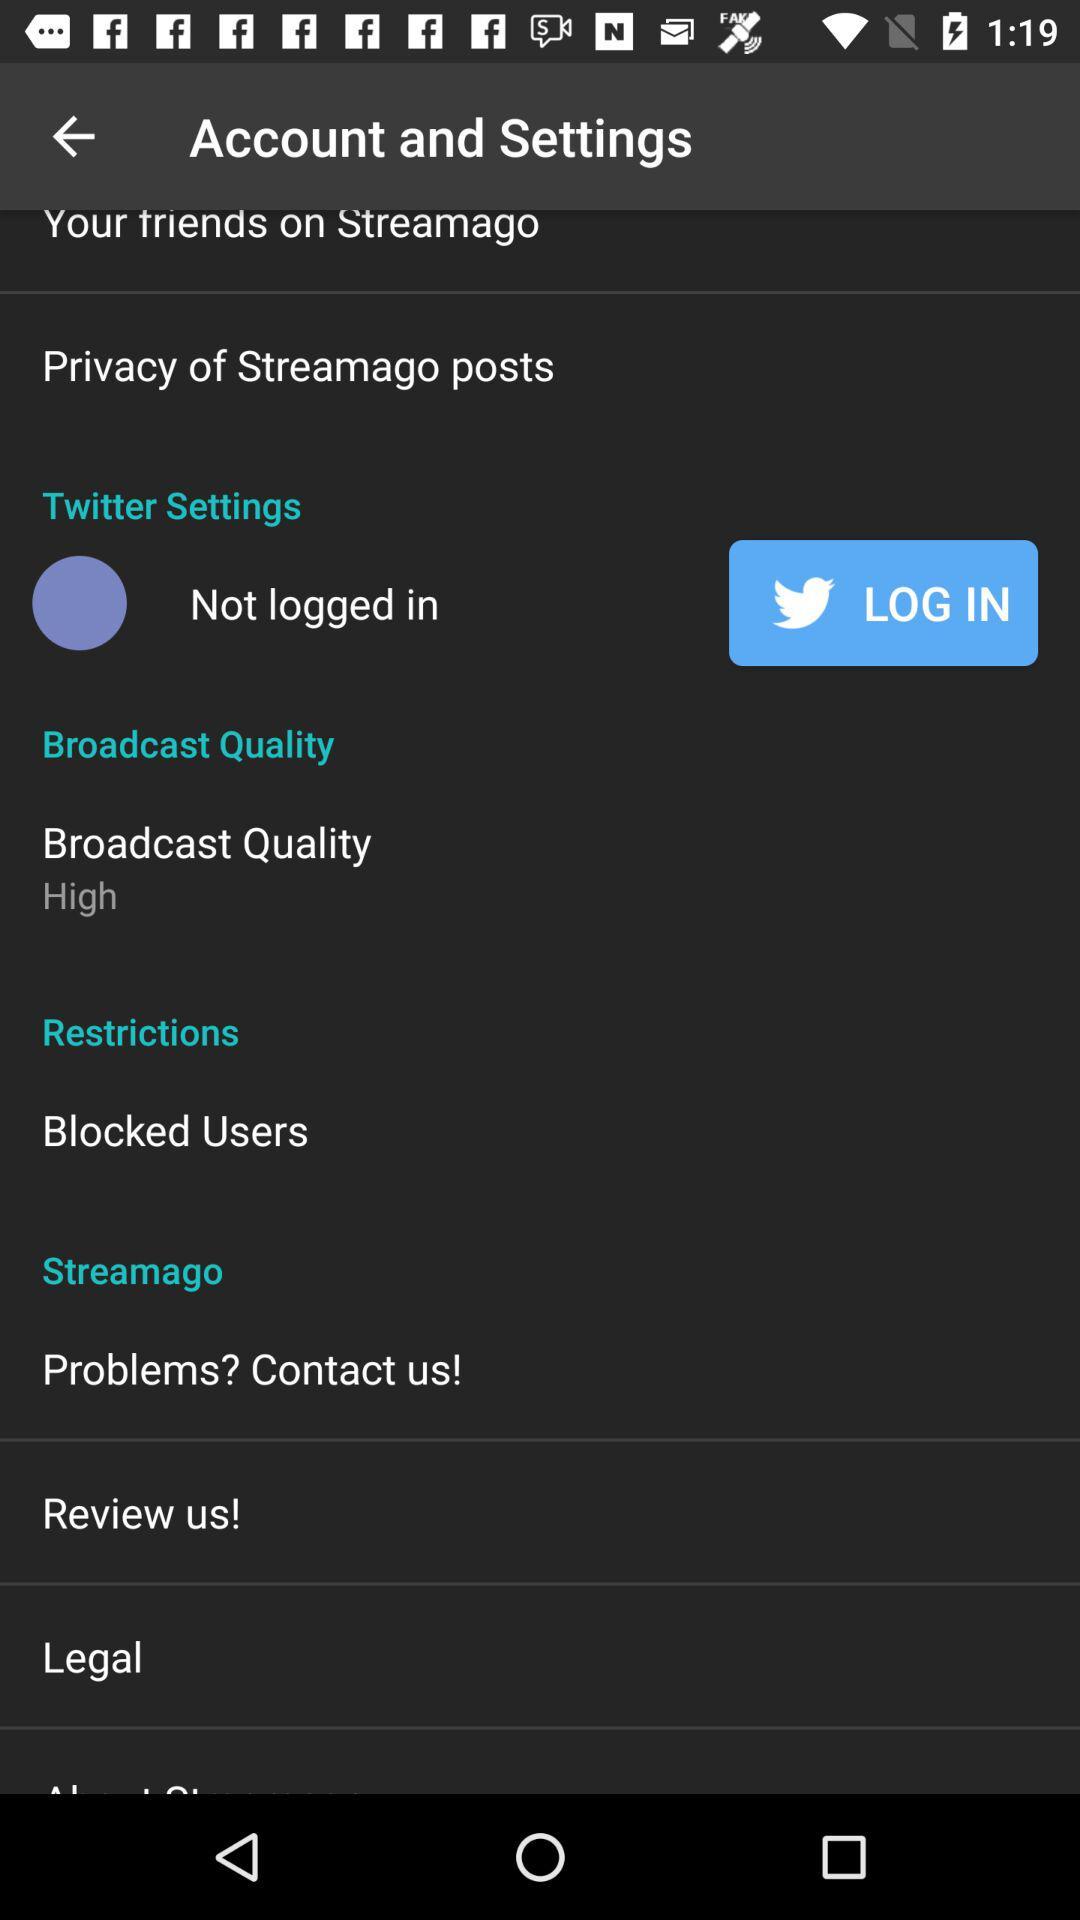 This screenshot has height=1920, width=1080. What do you see at coordinates (298, 364) in the screenshot?
I see `the privacy of streamago item` at bounding box center [298, 364].